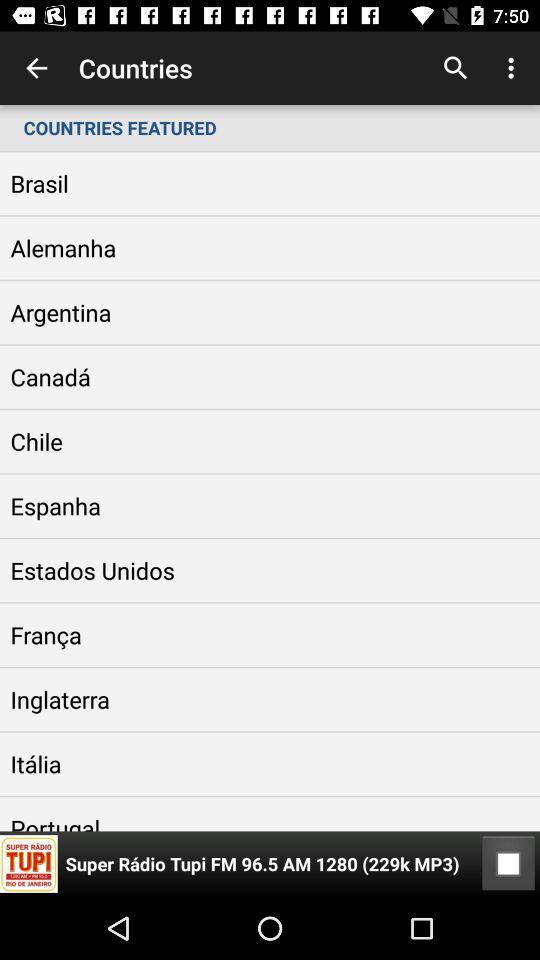 This screenshot has width=540, height=960. I want to click on the app next to countries icon, so click(36, 68).